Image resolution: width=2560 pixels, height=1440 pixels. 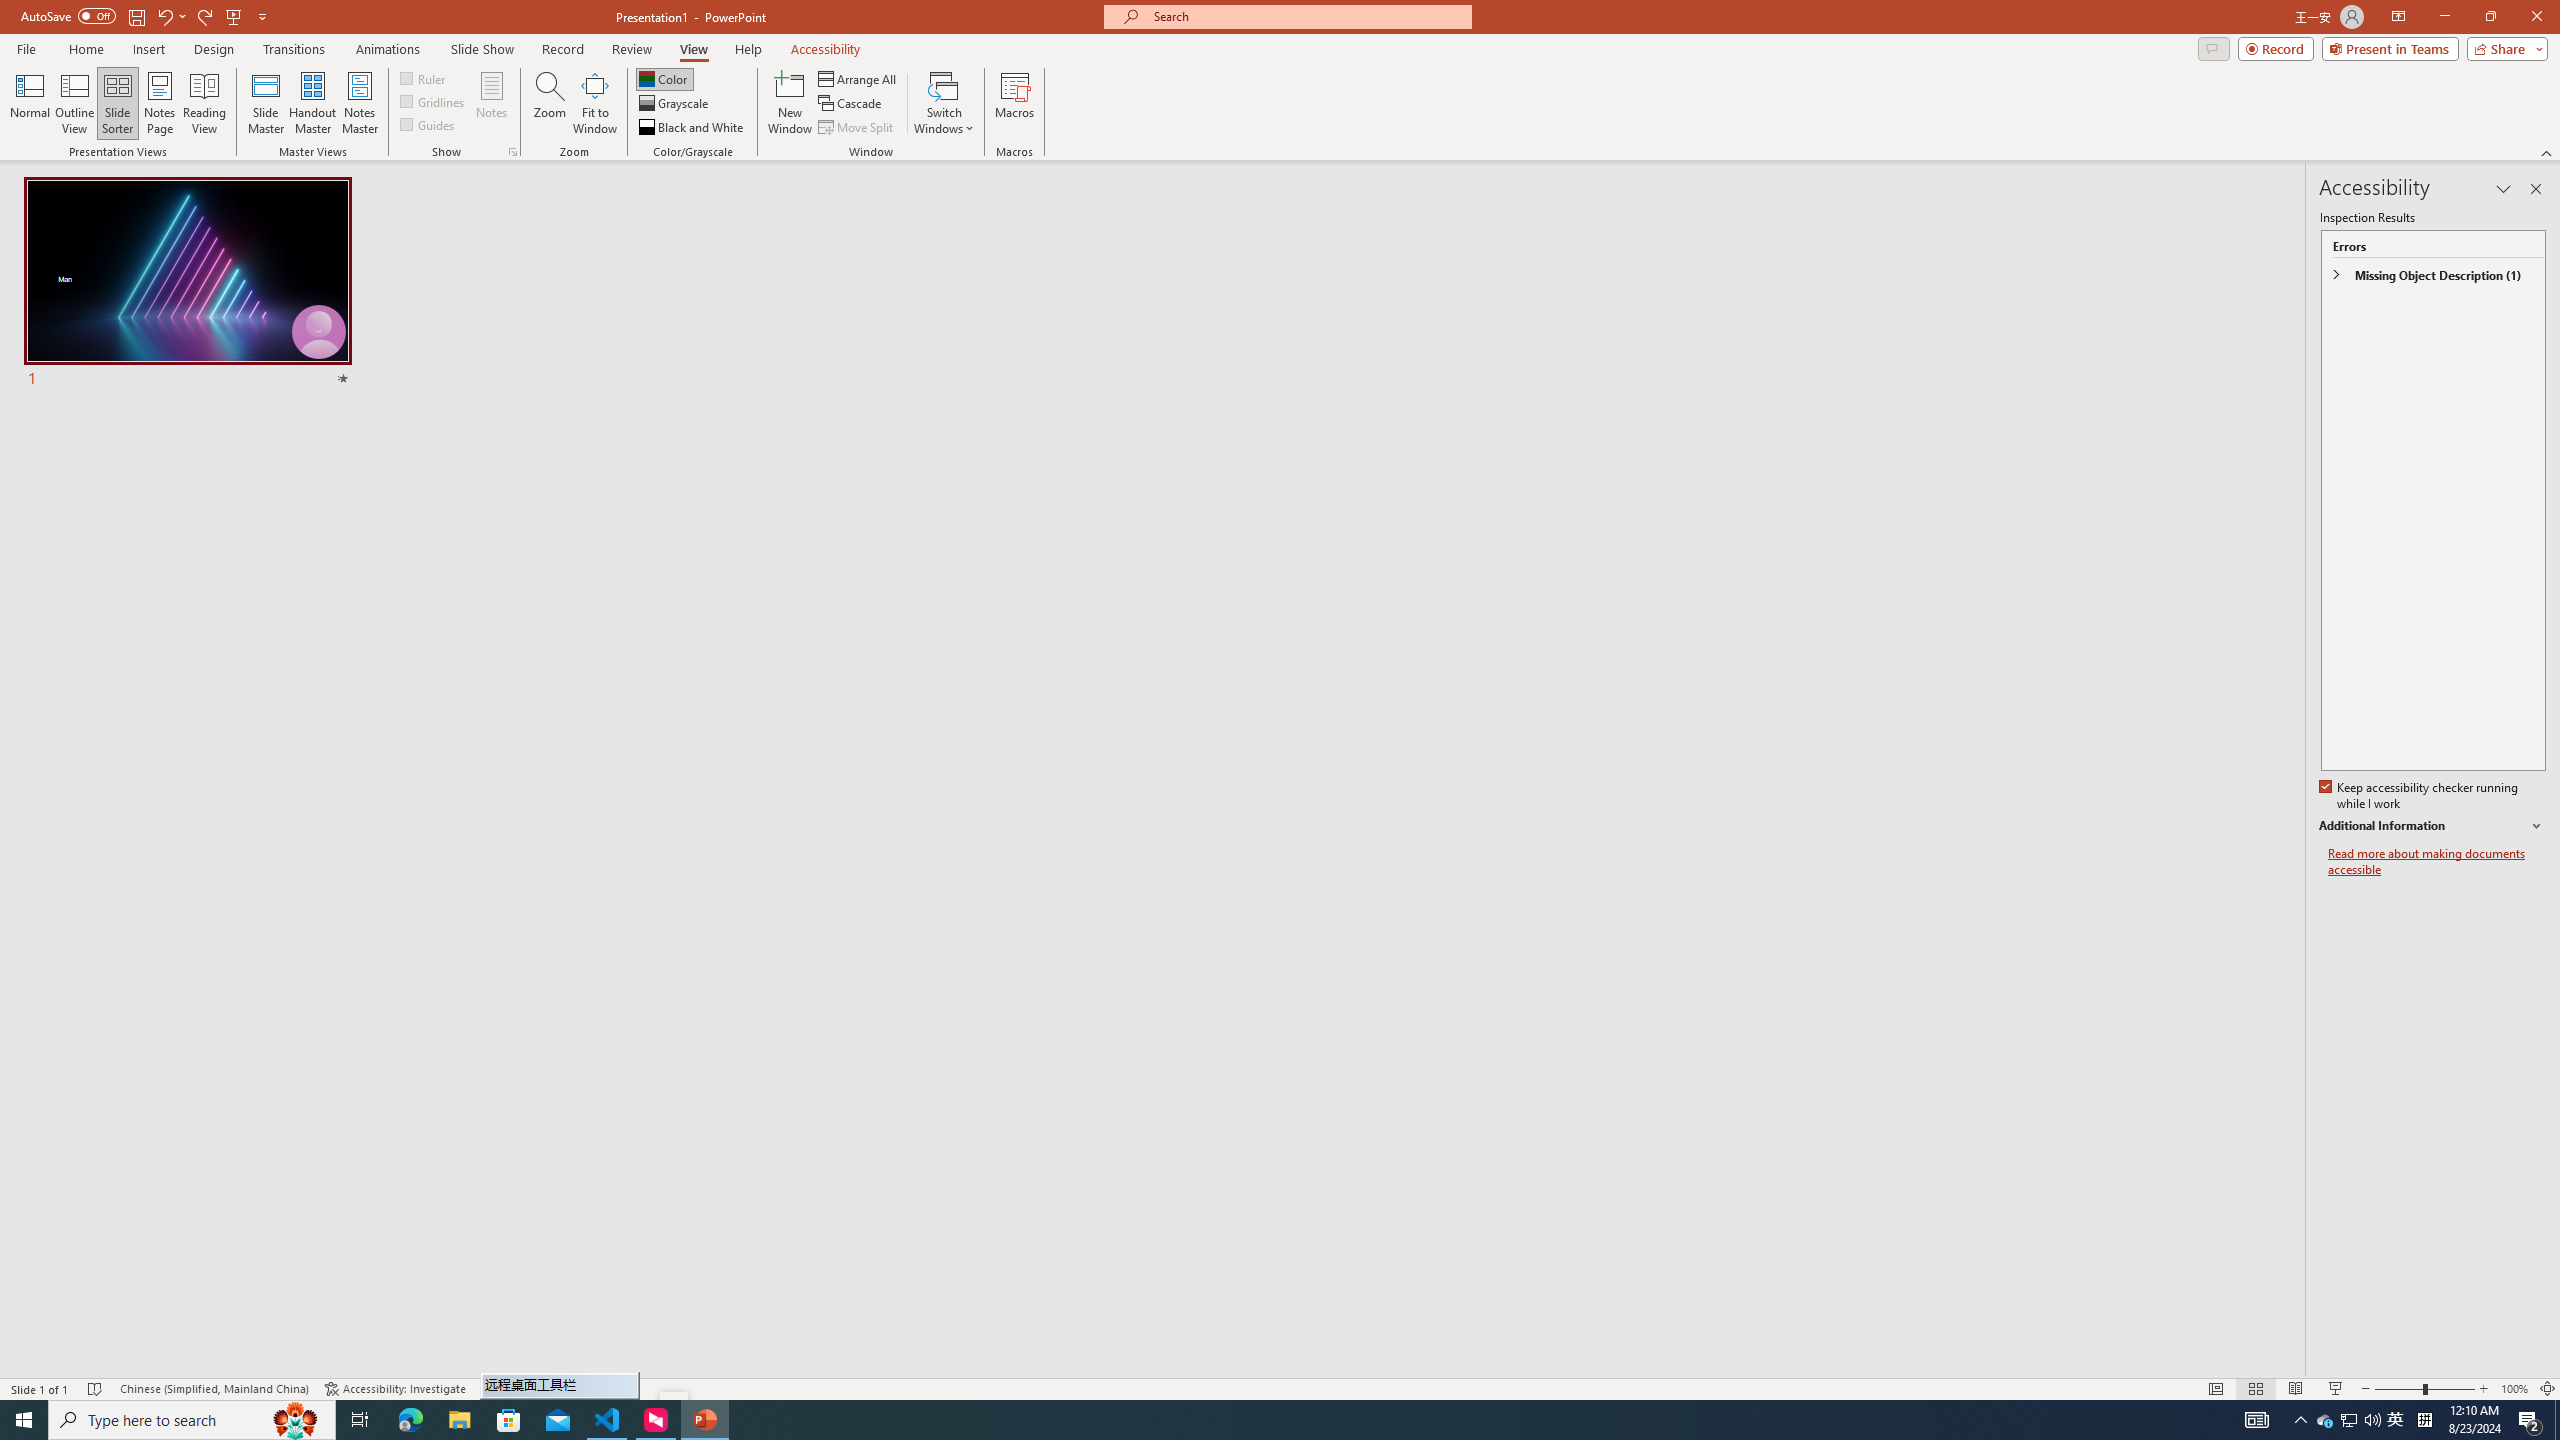 I want to click on 'Zoom 100%', so click(x=2515, y=1389).